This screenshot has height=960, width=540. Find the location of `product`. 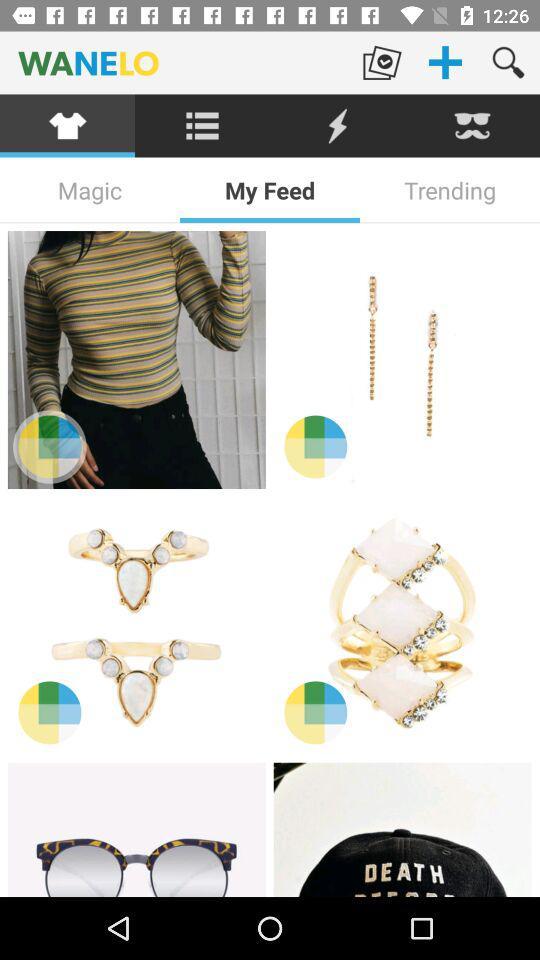

product is located at coordinates (135, 624).